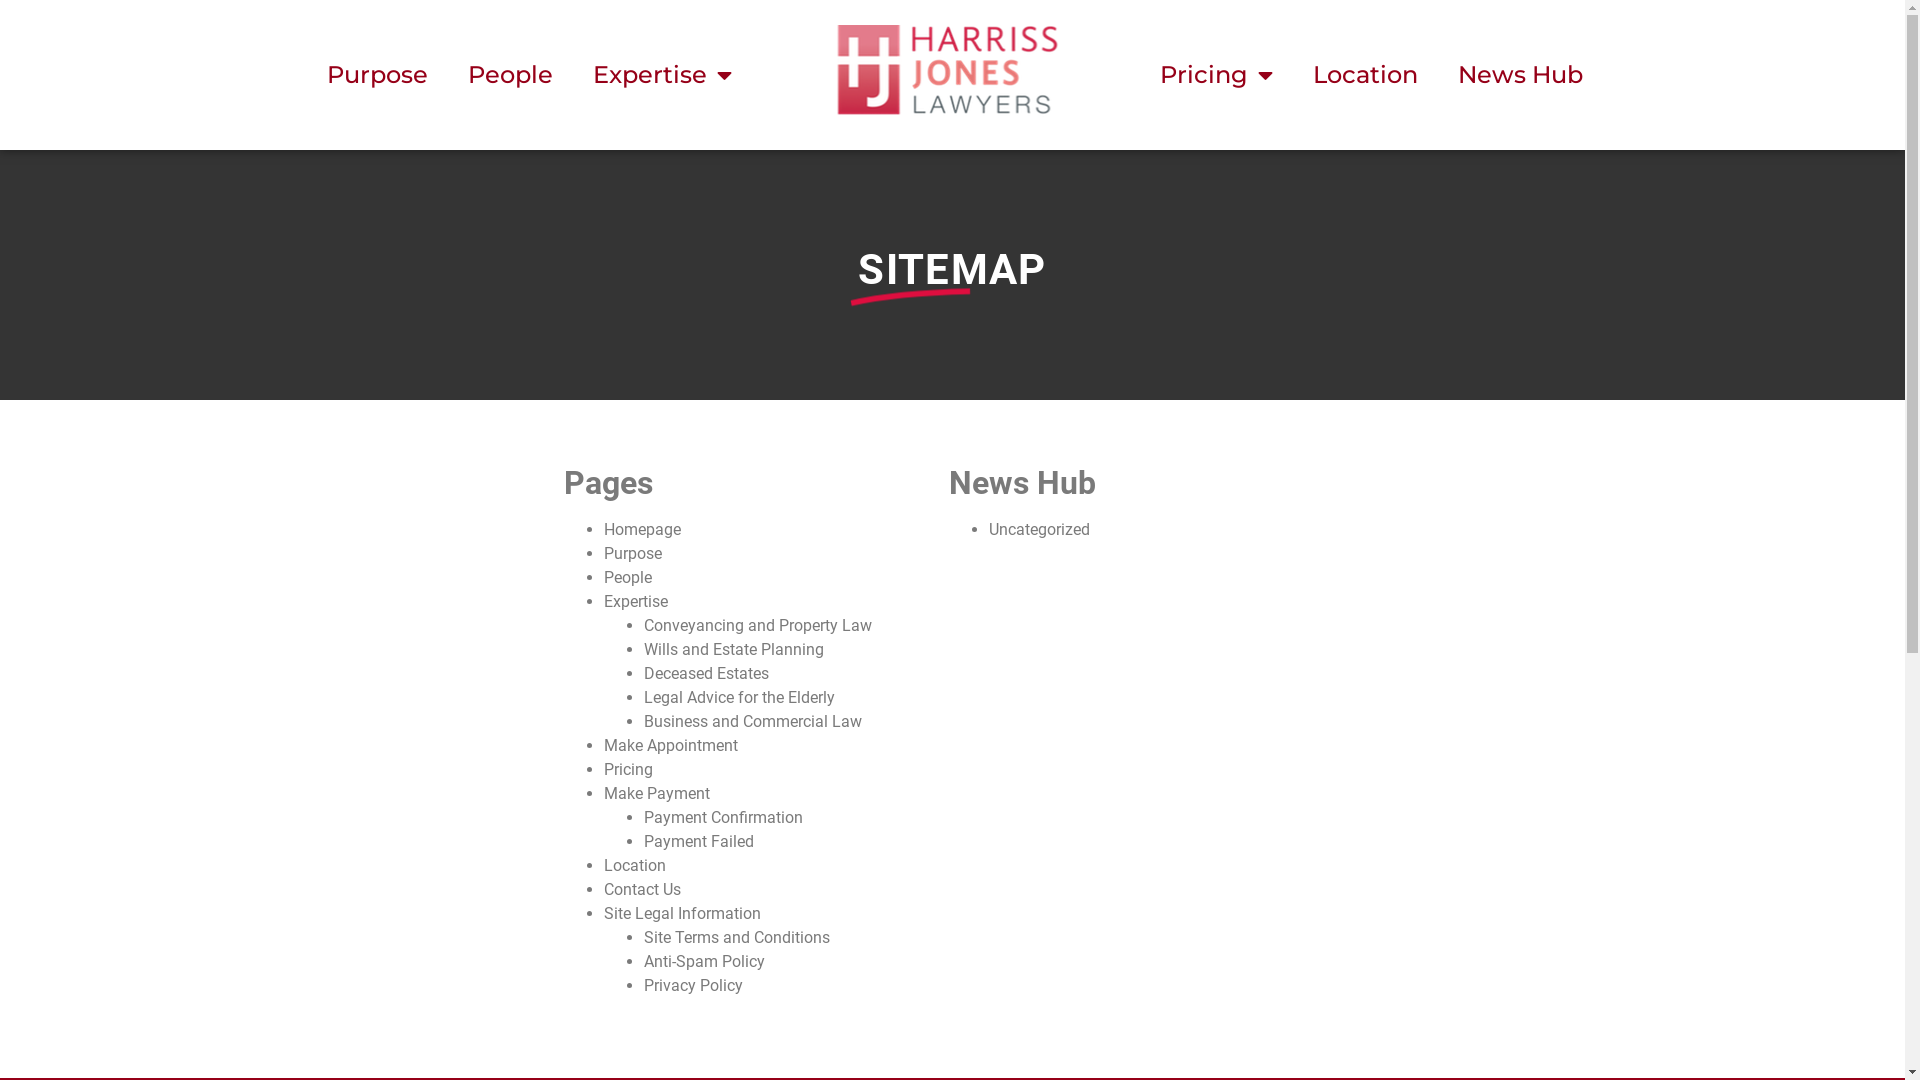 The image size is (1920, 1080). I want to click on 'Payment Failed', so click(699, 841).